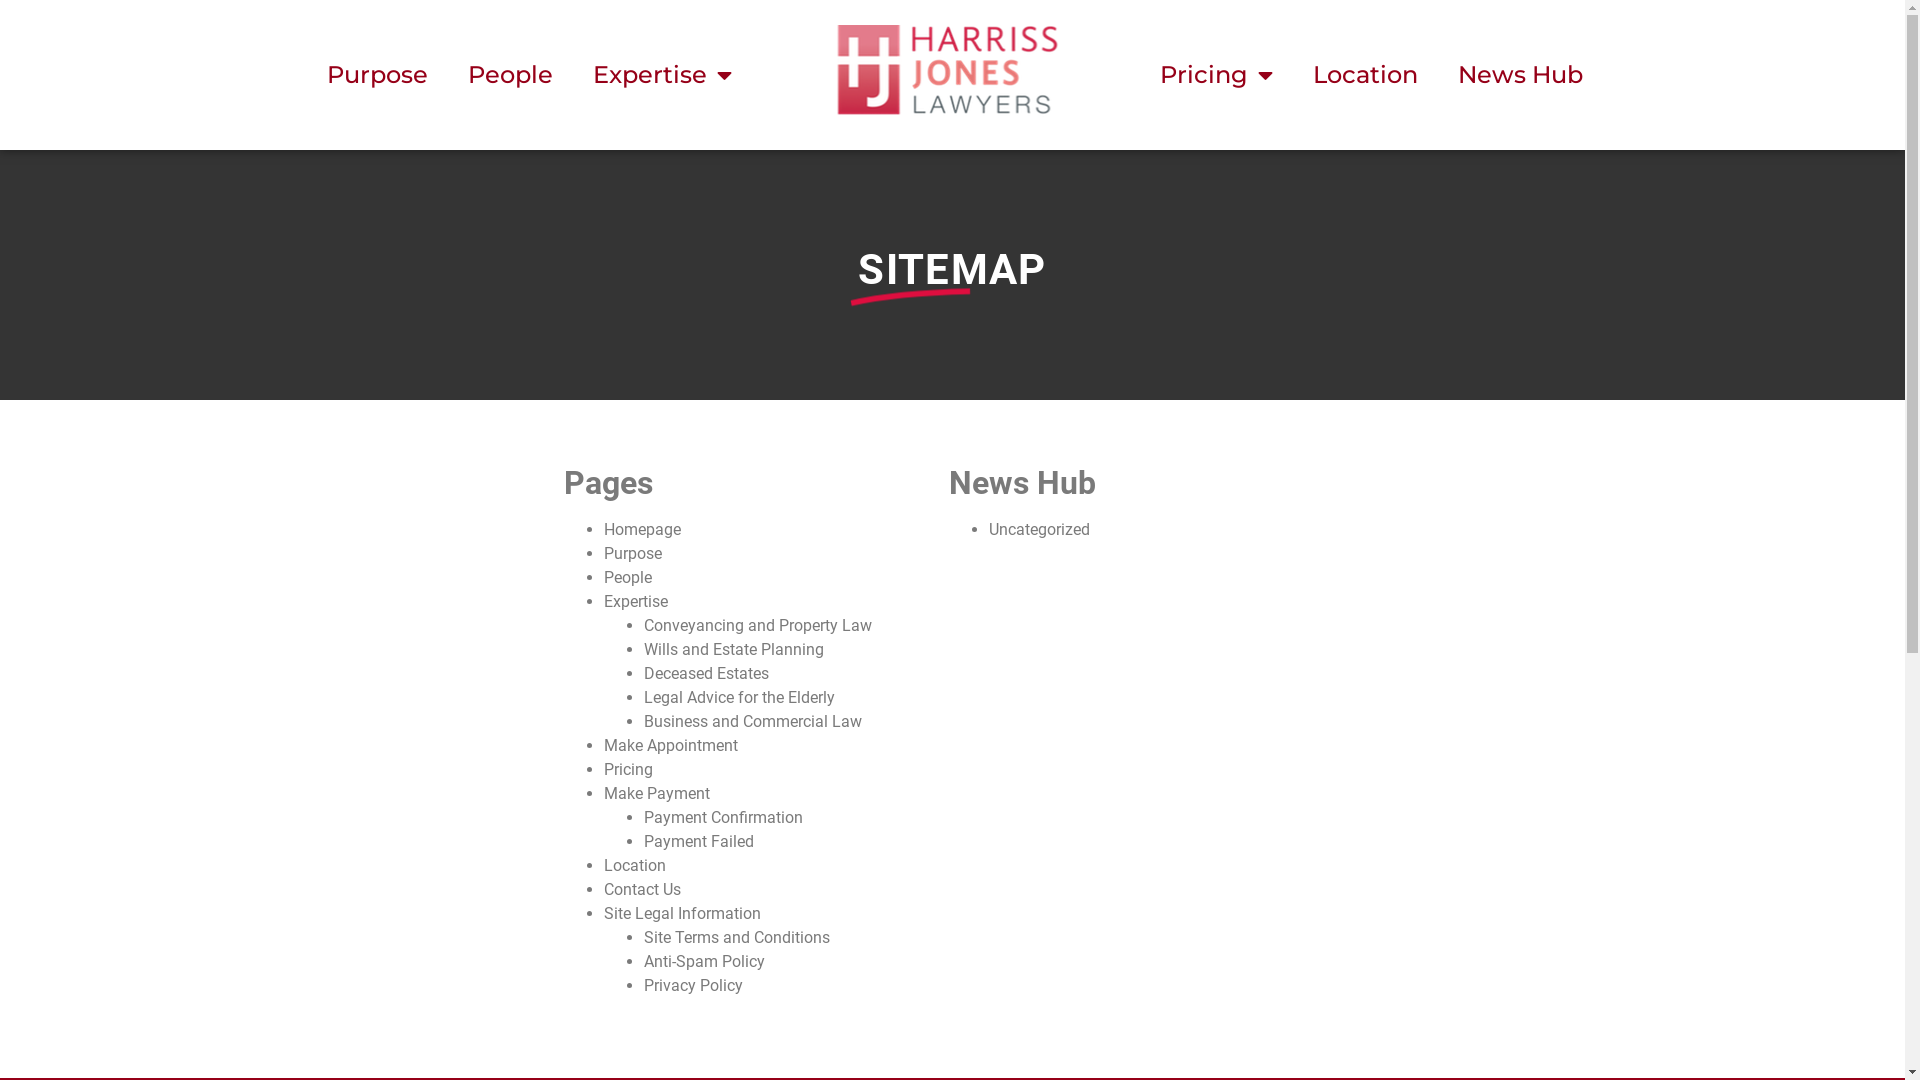 The image size is (1920, 1080). I want to click on 'Payment Failed', so click(699, 841).